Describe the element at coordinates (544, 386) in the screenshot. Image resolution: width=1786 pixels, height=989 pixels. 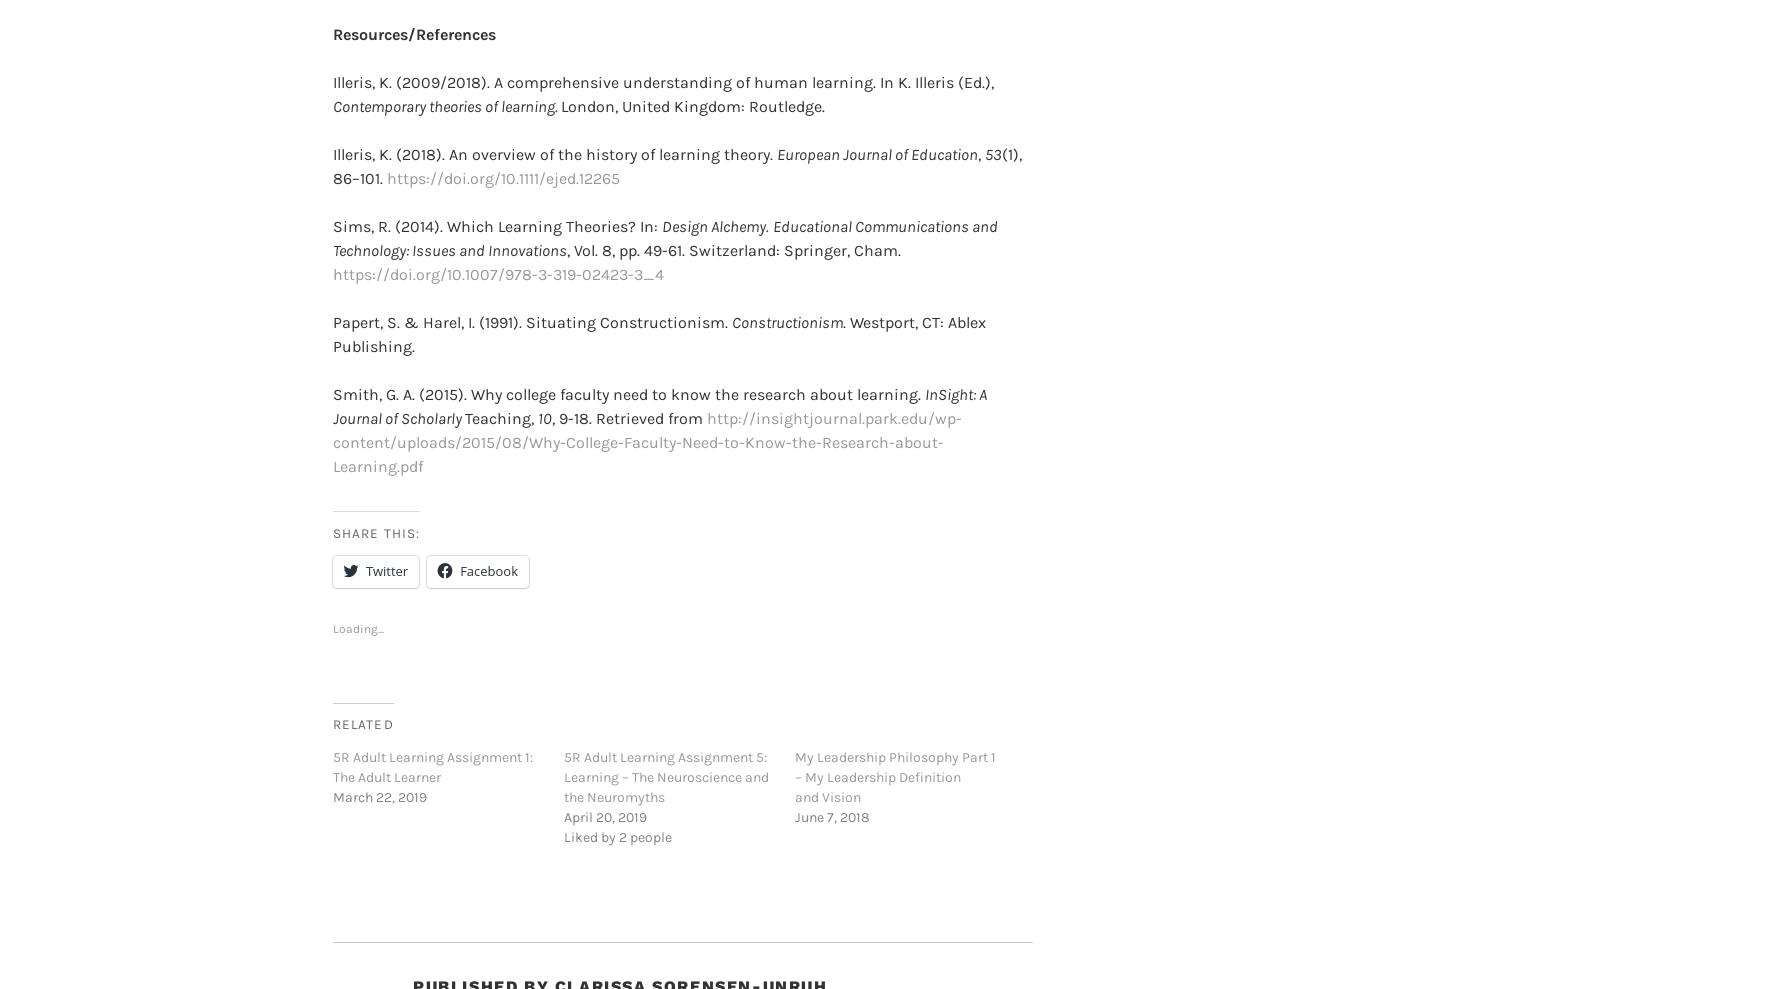
I see `'10'` at that location.